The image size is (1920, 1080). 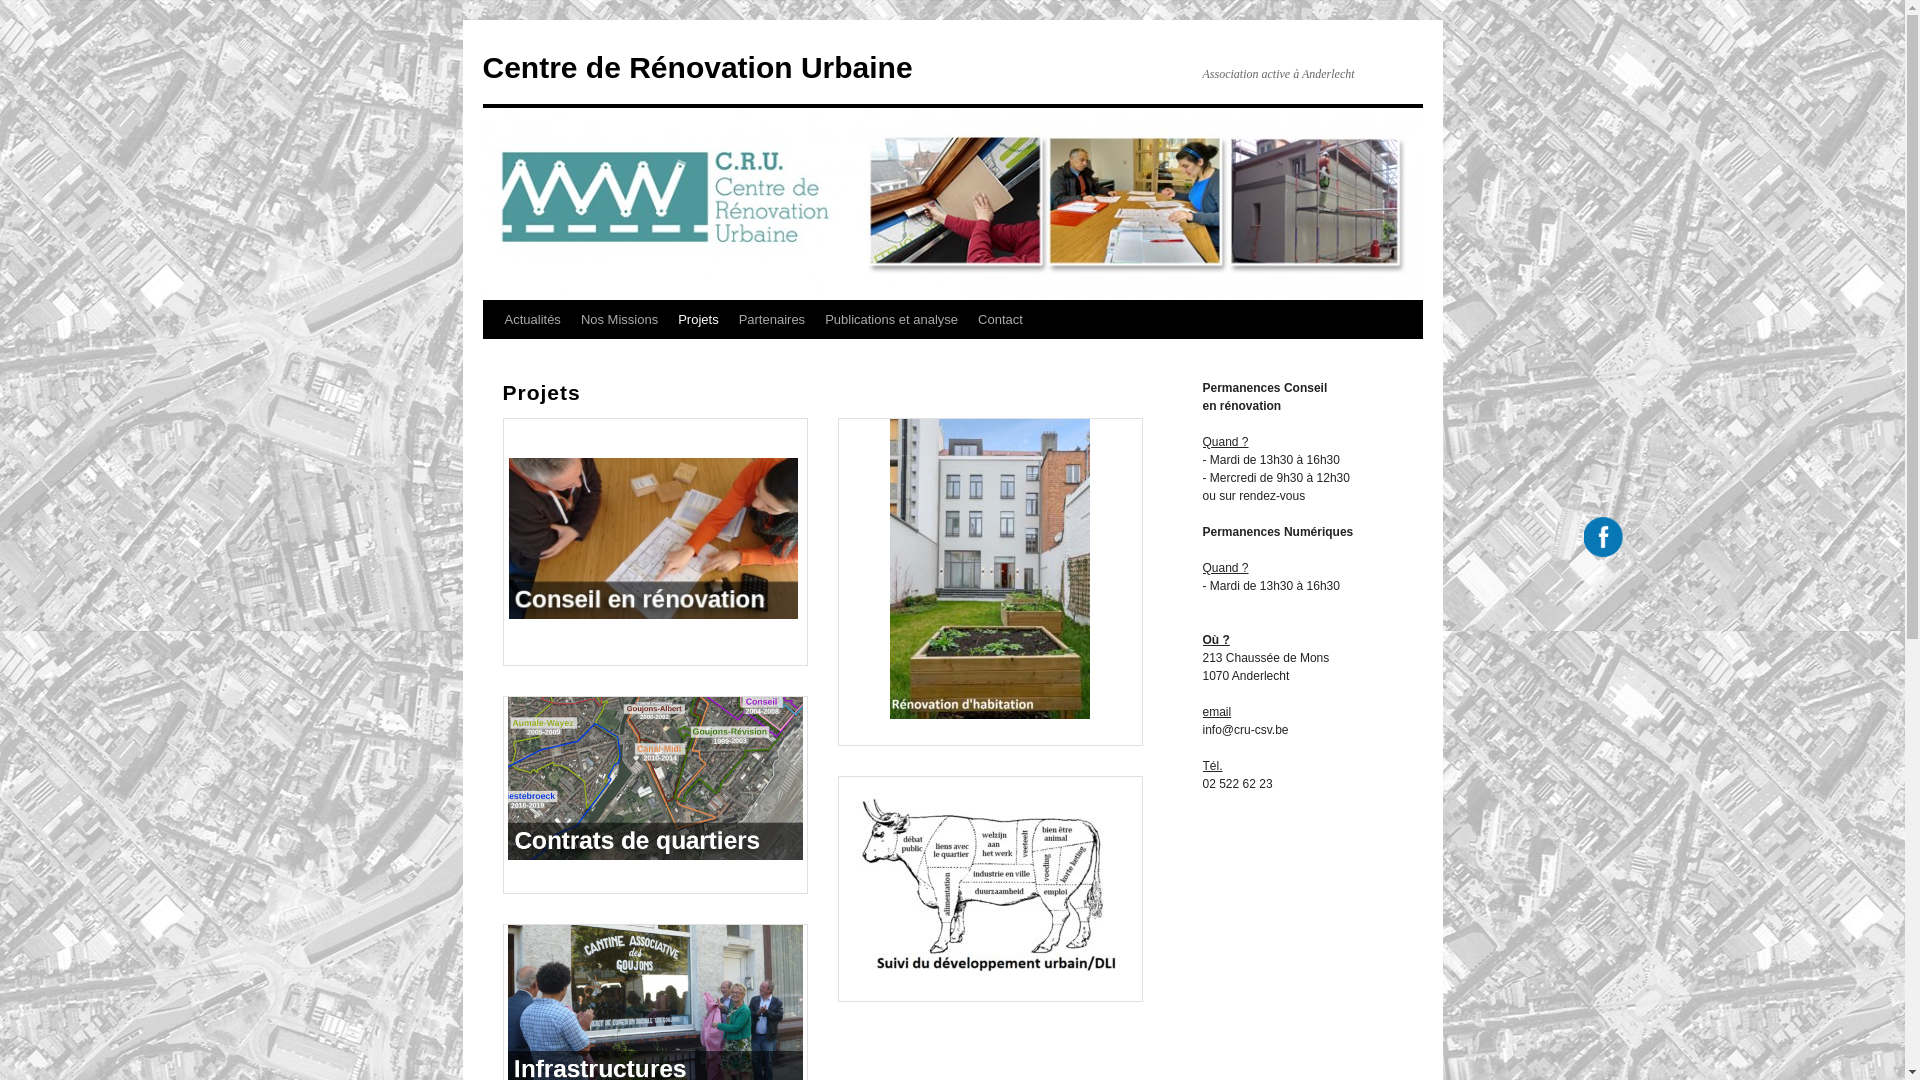 I want to click on 'Nos Missions', so click(x=618, y=319).